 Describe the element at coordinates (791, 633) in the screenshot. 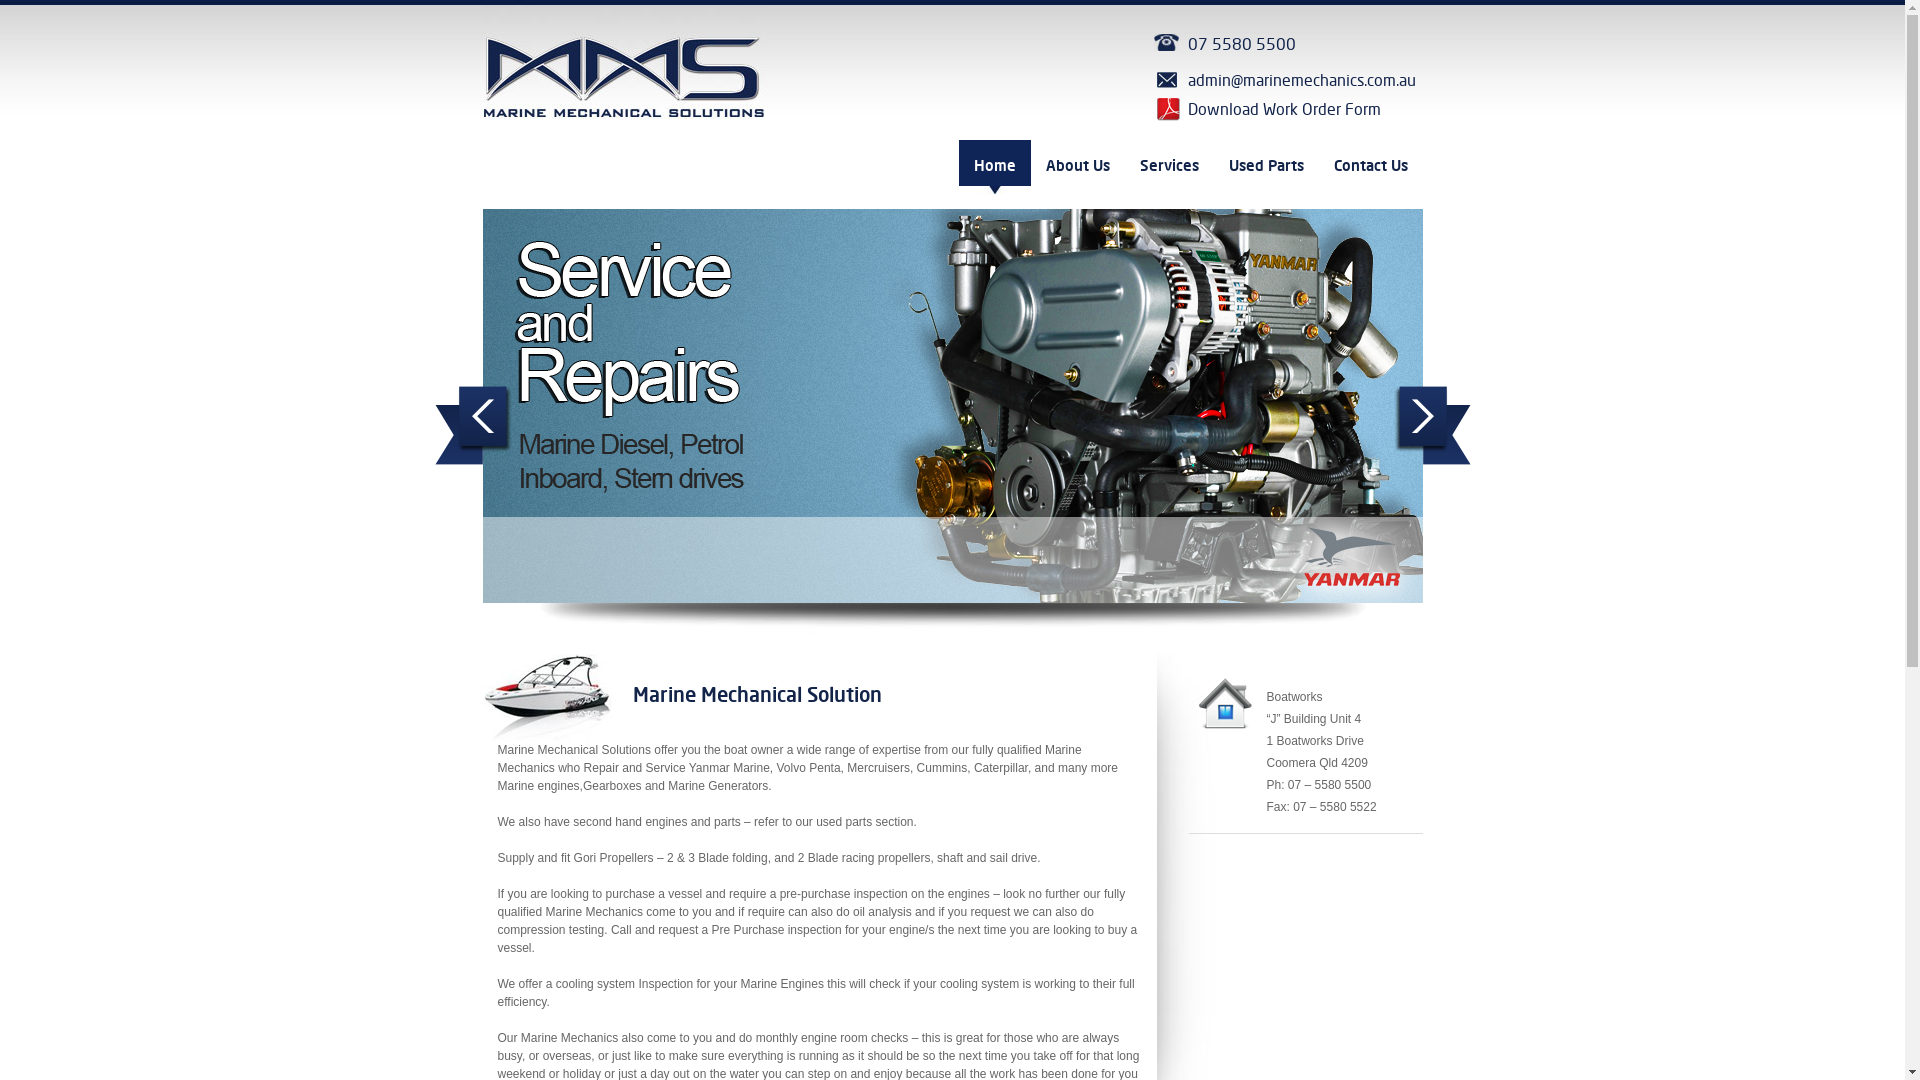

I see `'3'` at that location.